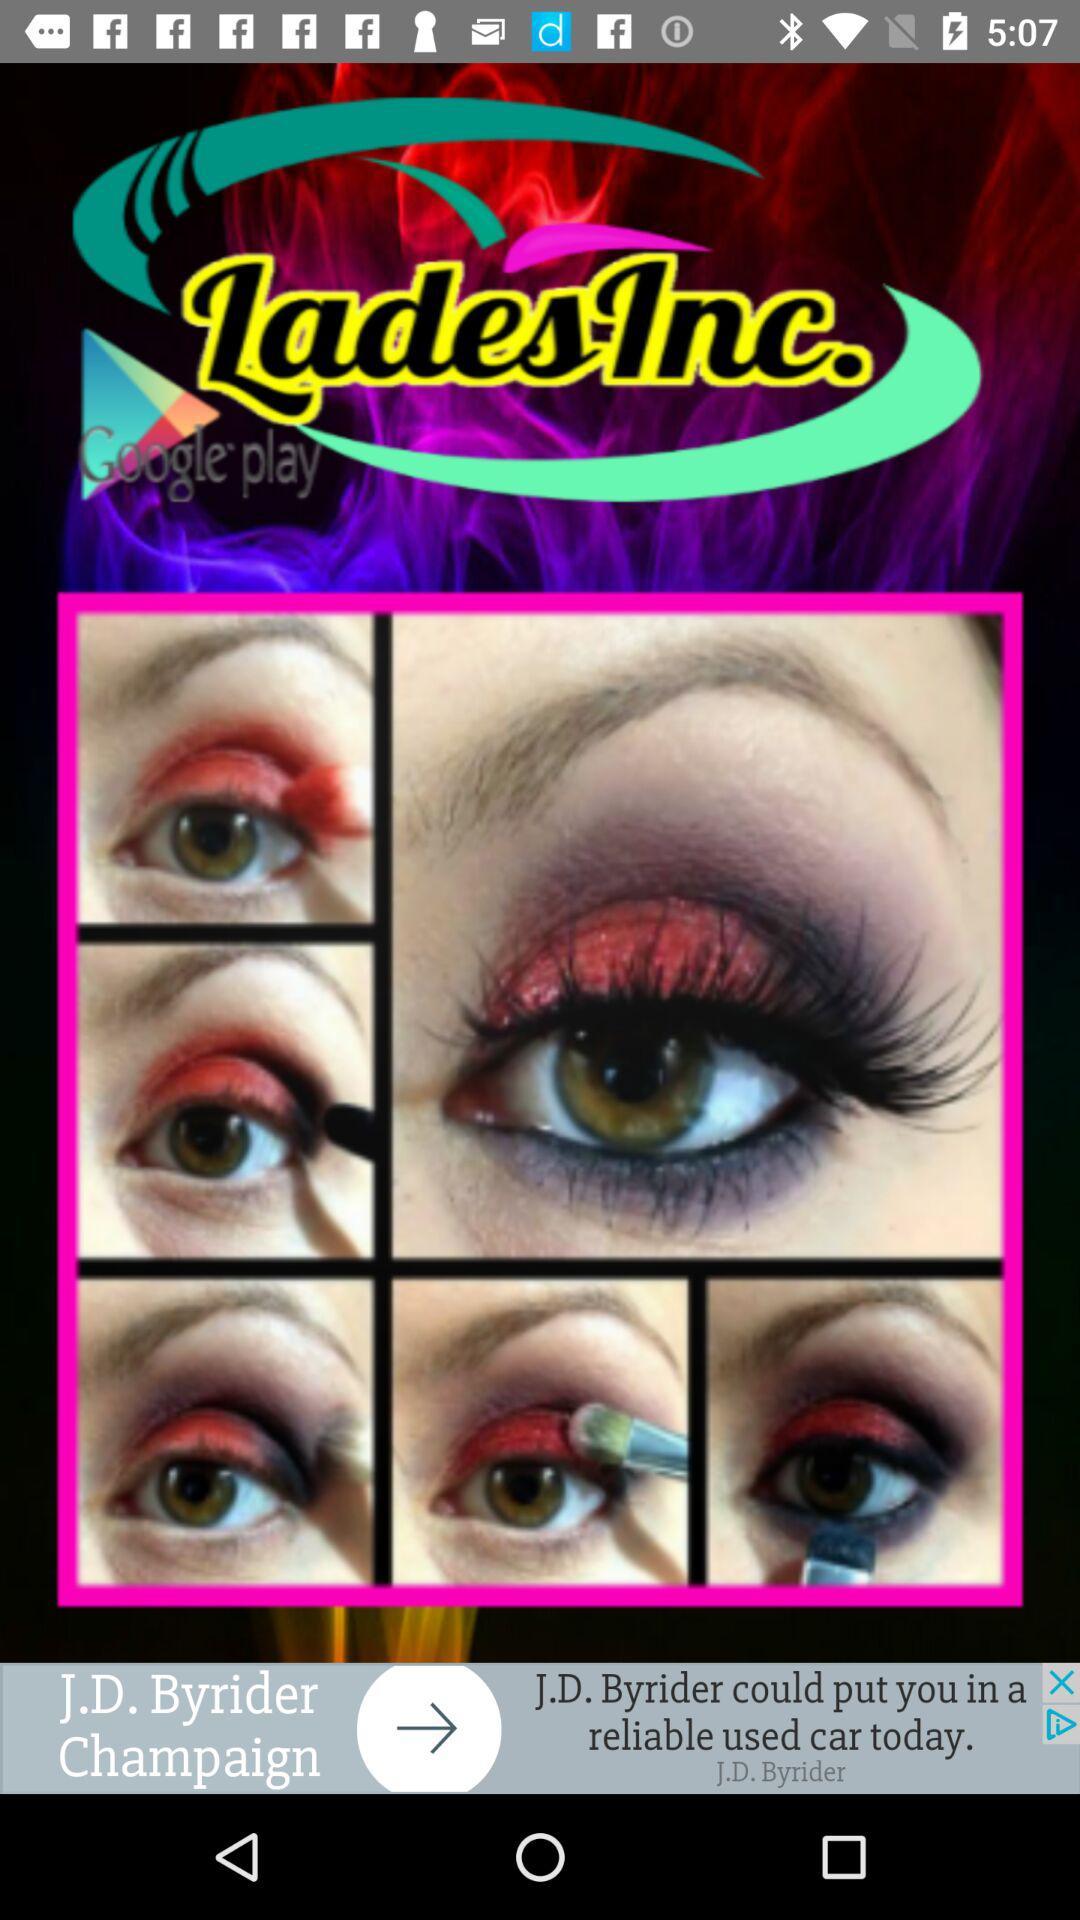 This screenshot has width=1080, height=1920. Describe the element at coordinates (540, 1727) in the screenshot. I see `advertisement` at that location.